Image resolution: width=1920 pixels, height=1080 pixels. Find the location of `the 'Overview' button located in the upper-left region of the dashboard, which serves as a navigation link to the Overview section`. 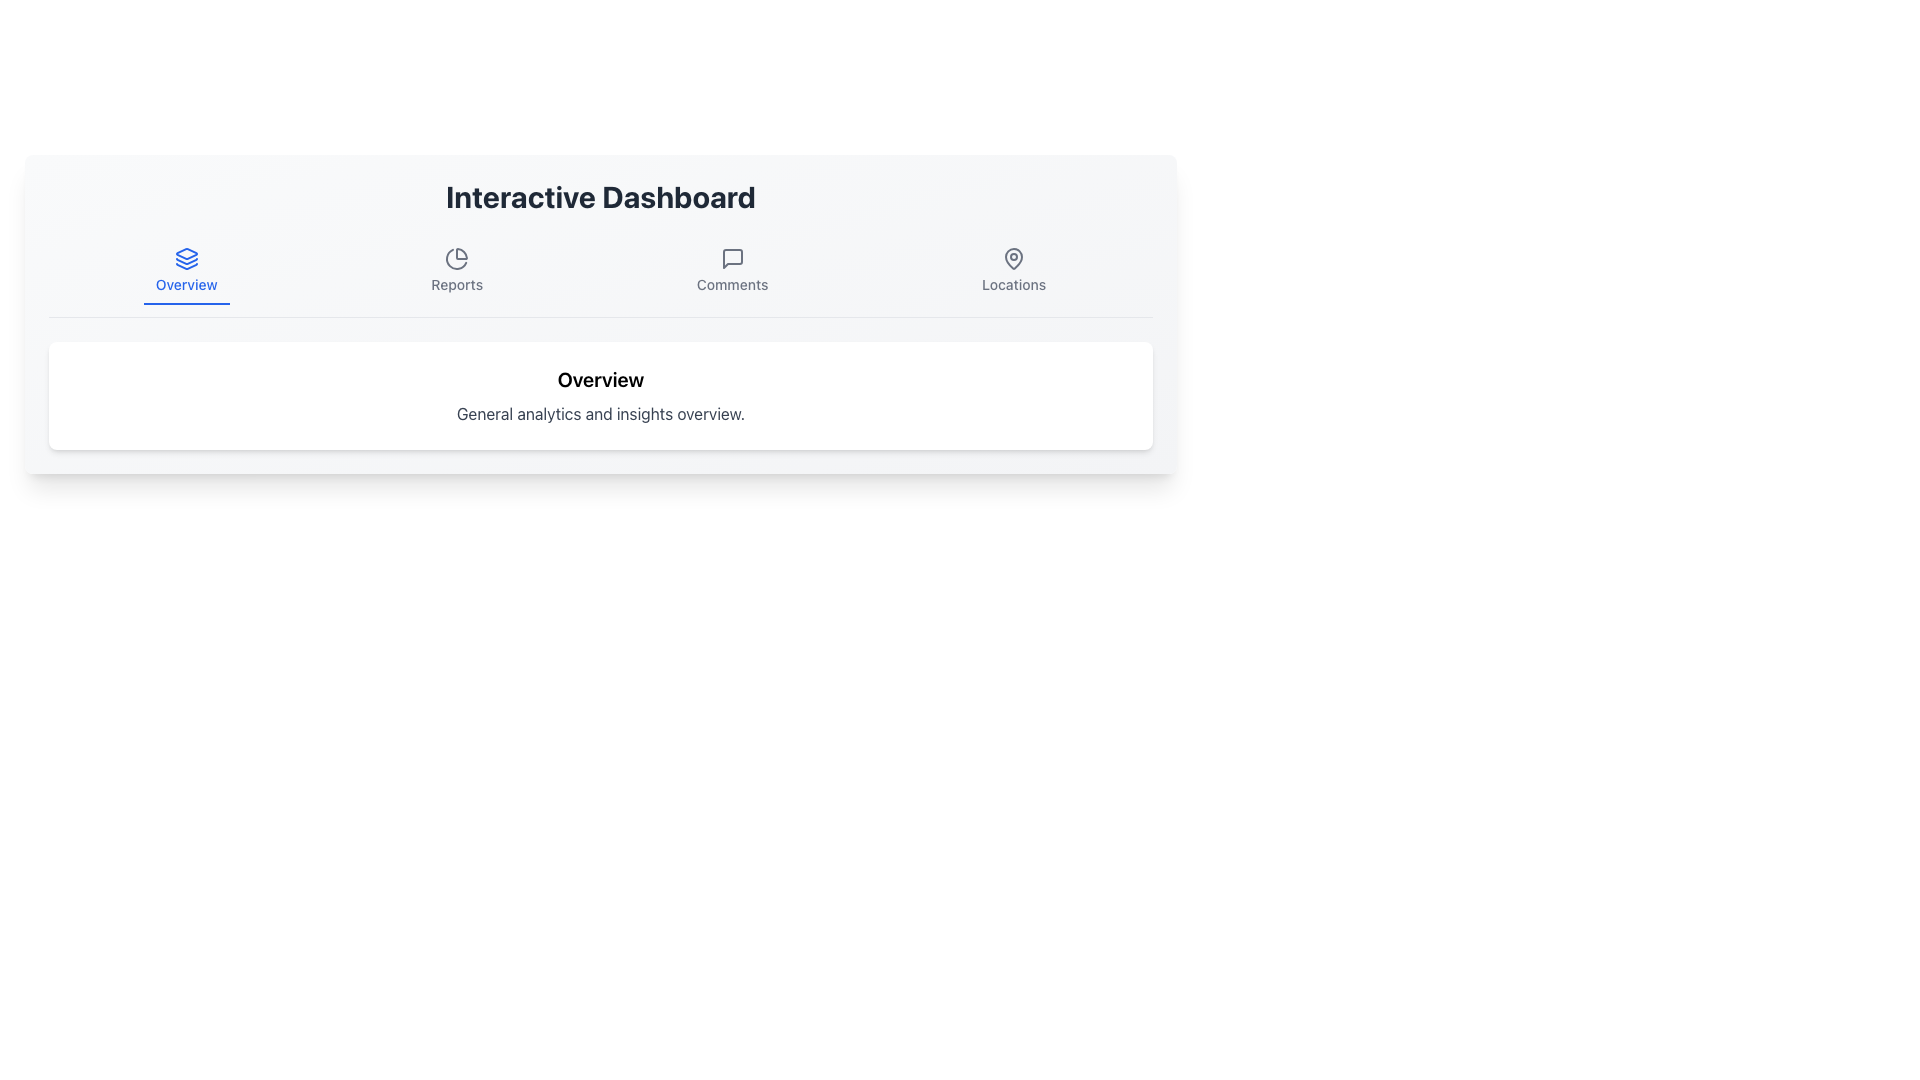

the 'Overview' button located in the upper-left region of the dashboard, which serves as a navigation link to the Overview section is located at coordinates (186, 272).